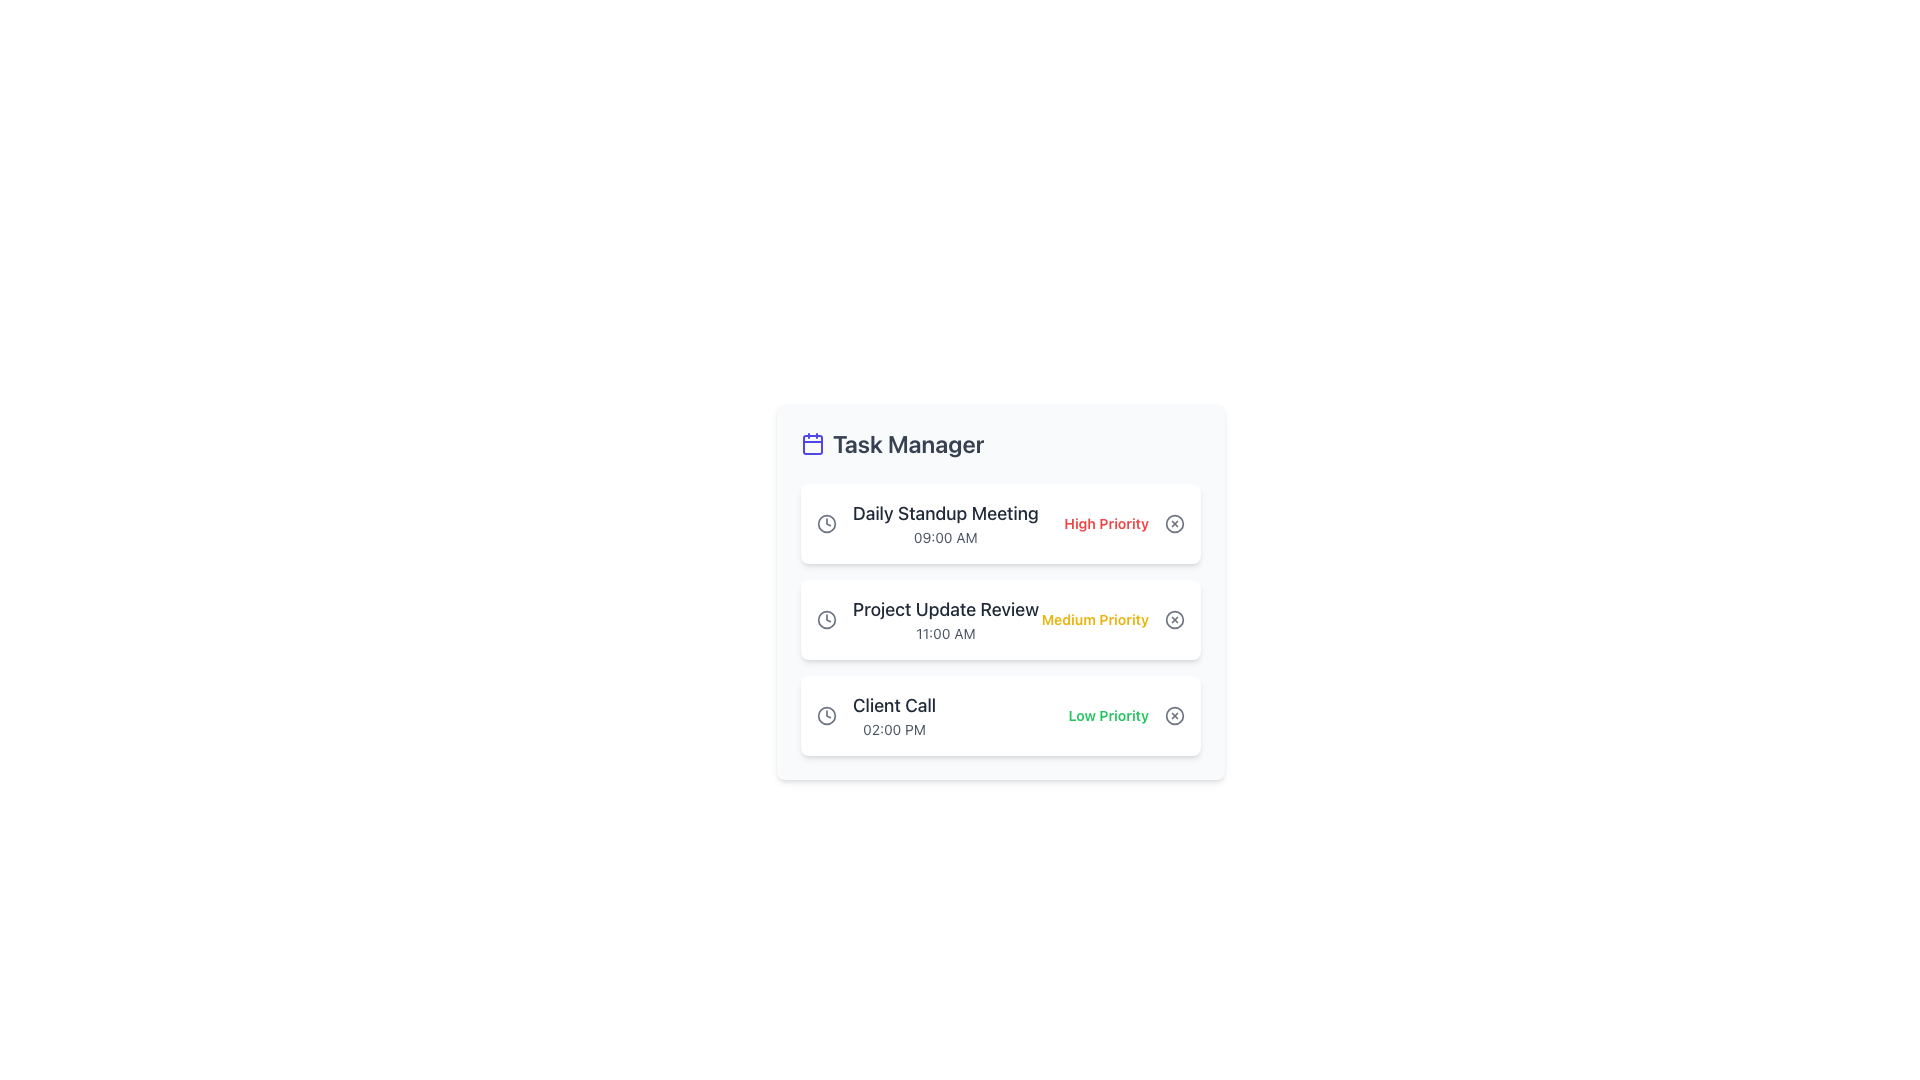  I want to click on the circular icon with a crossing line in the center, located on the right side of the 'Client Call' task entry in the 'Task Manager' interface, so click(1175, 715).